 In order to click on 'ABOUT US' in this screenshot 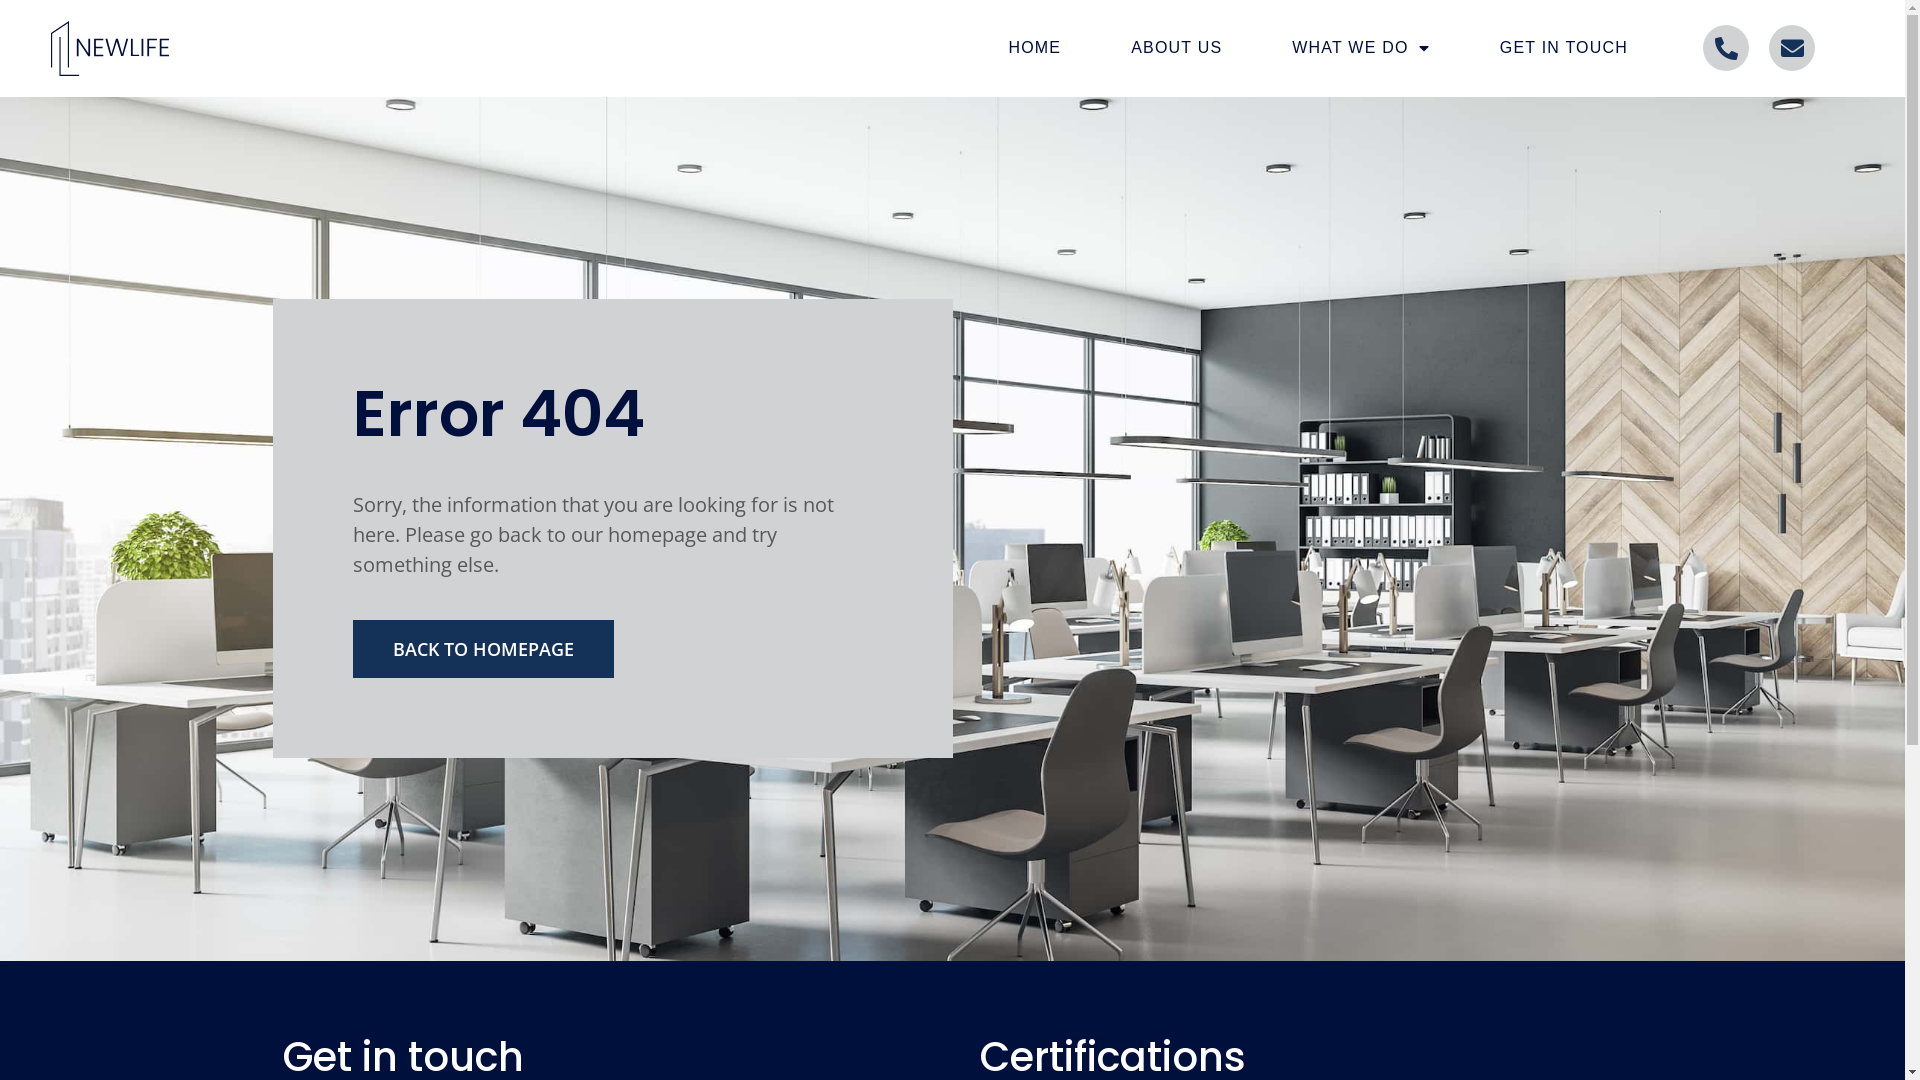, I will do `click(1176, 46)`.